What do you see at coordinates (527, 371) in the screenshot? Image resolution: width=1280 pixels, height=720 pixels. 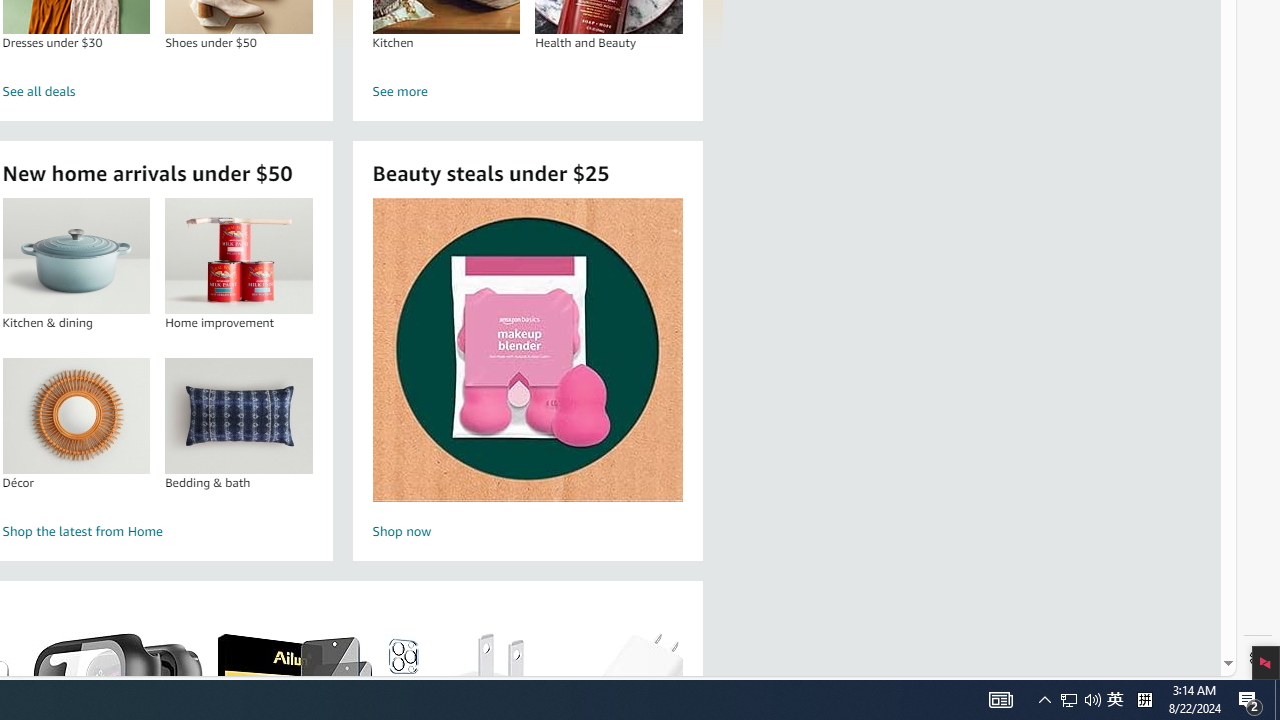 I see `'Beauty steals under $25 Shop now'` at bounding box center [527, 371].